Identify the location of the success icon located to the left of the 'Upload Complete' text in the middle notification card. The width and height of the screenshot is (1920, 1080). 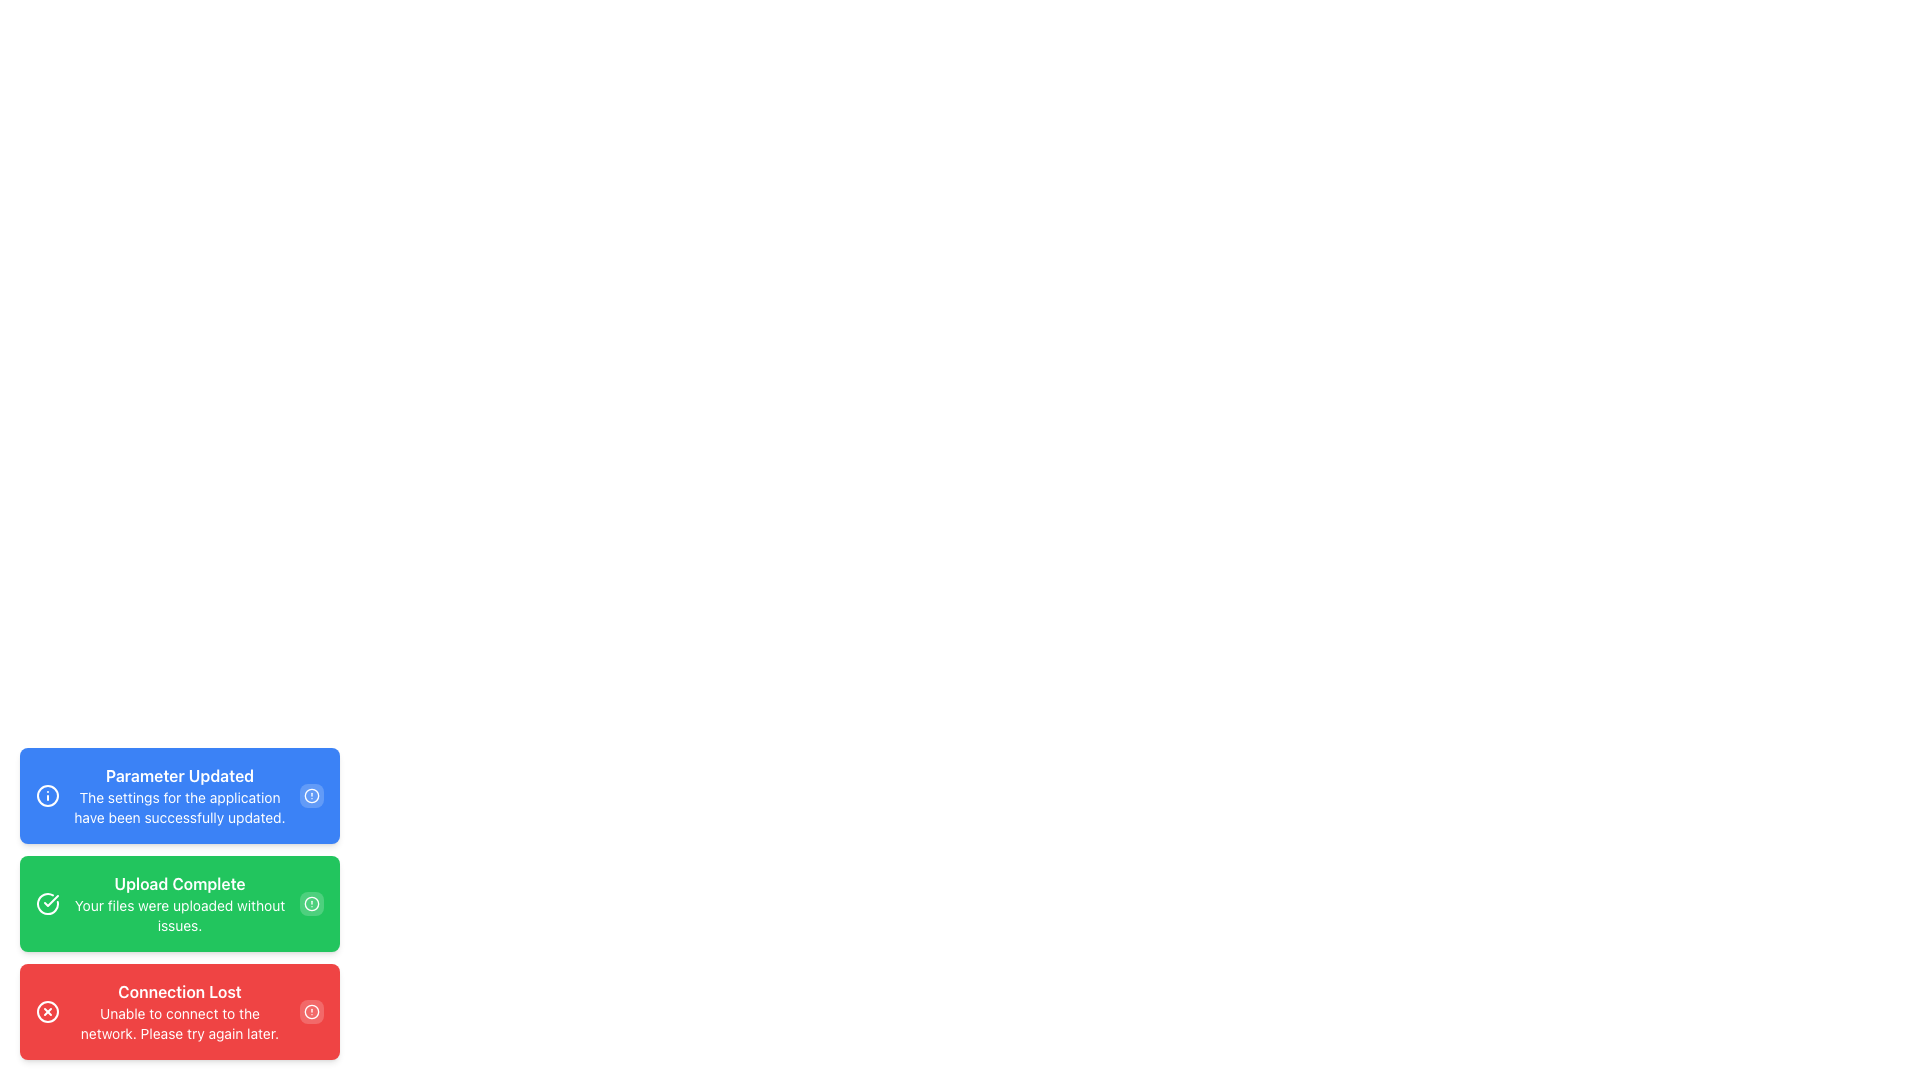
(48, 903).